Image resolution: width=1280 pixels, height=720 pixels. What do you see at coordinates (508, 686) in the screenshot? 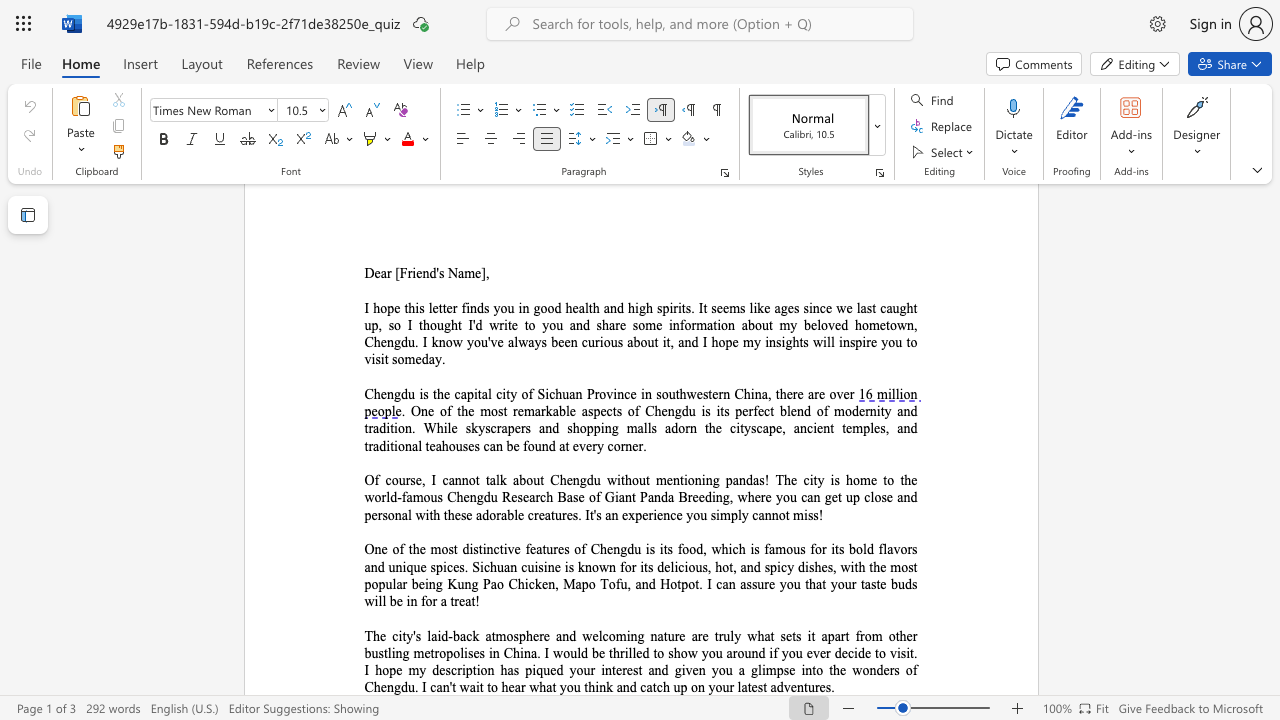
I see `the subset text "ear what you think and catch up on your latest adventu" within the text "wait to hear what you think and catch up on your latest adventures."` at bounding box center [508, 686].